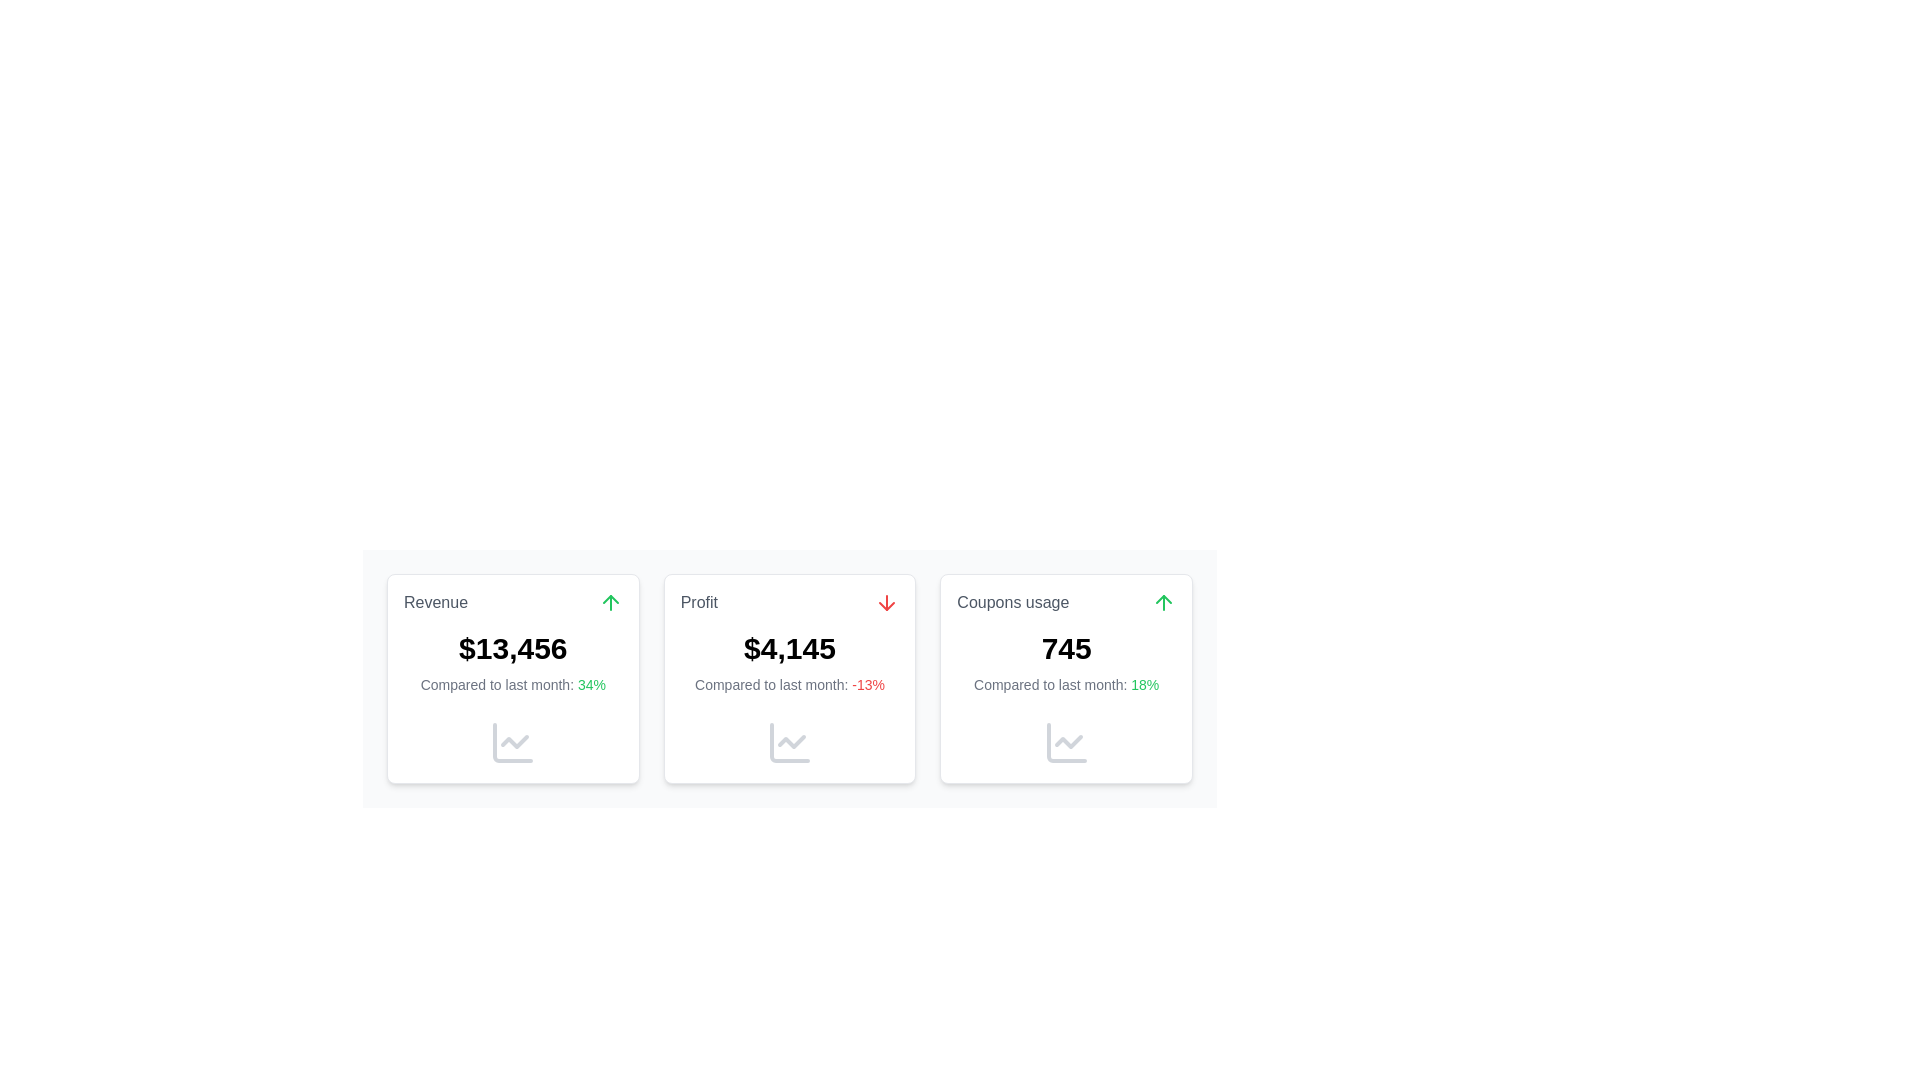 Image resolution: width=1920 pixels, height=1080 pixels. I want to click on the text element displaying 'Compared to last month: 34%' which is styled in green and bold, located beneath the monetary value of $13,456 in the 'Revenue' card layout, so click(513, 684).